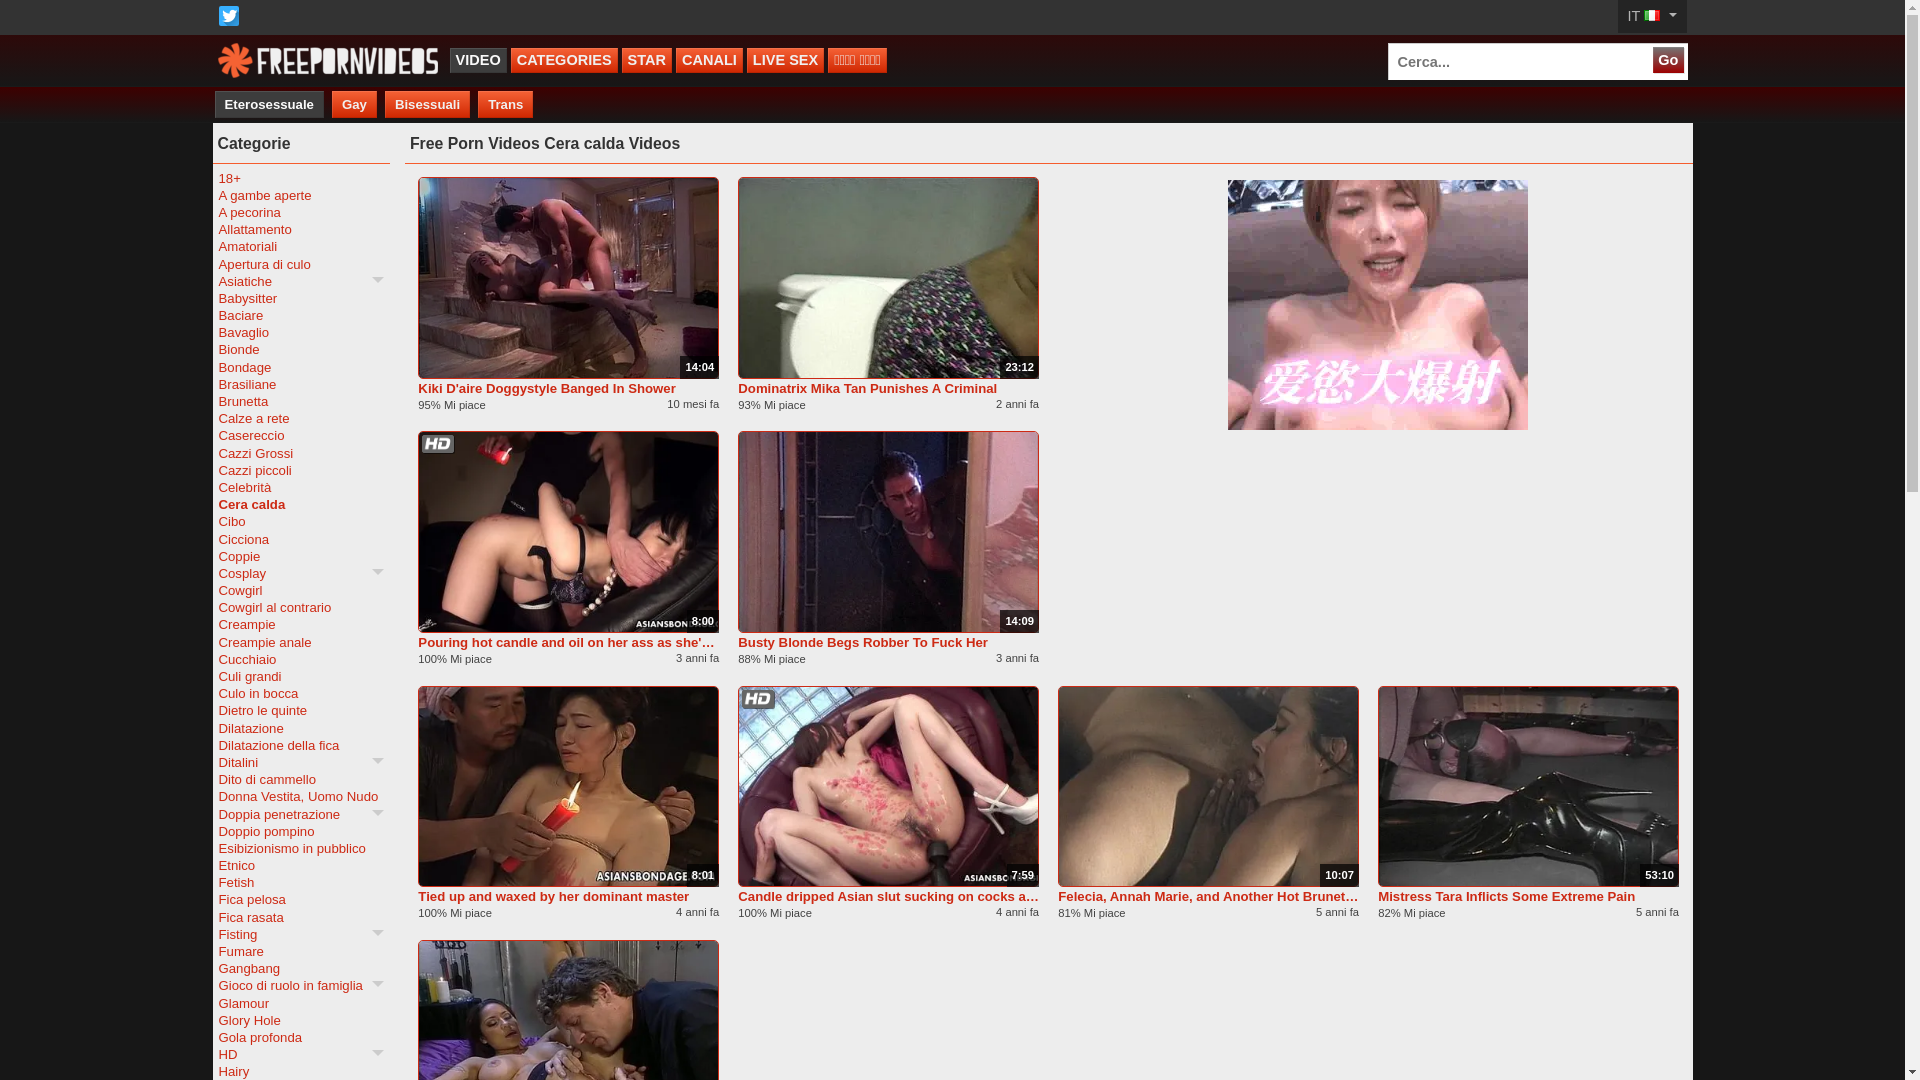  What do you see at coordinates (217, 848) in the screenshot?
I see `'Esibizionismo in pubblico'` at bounding box center [217, 848].